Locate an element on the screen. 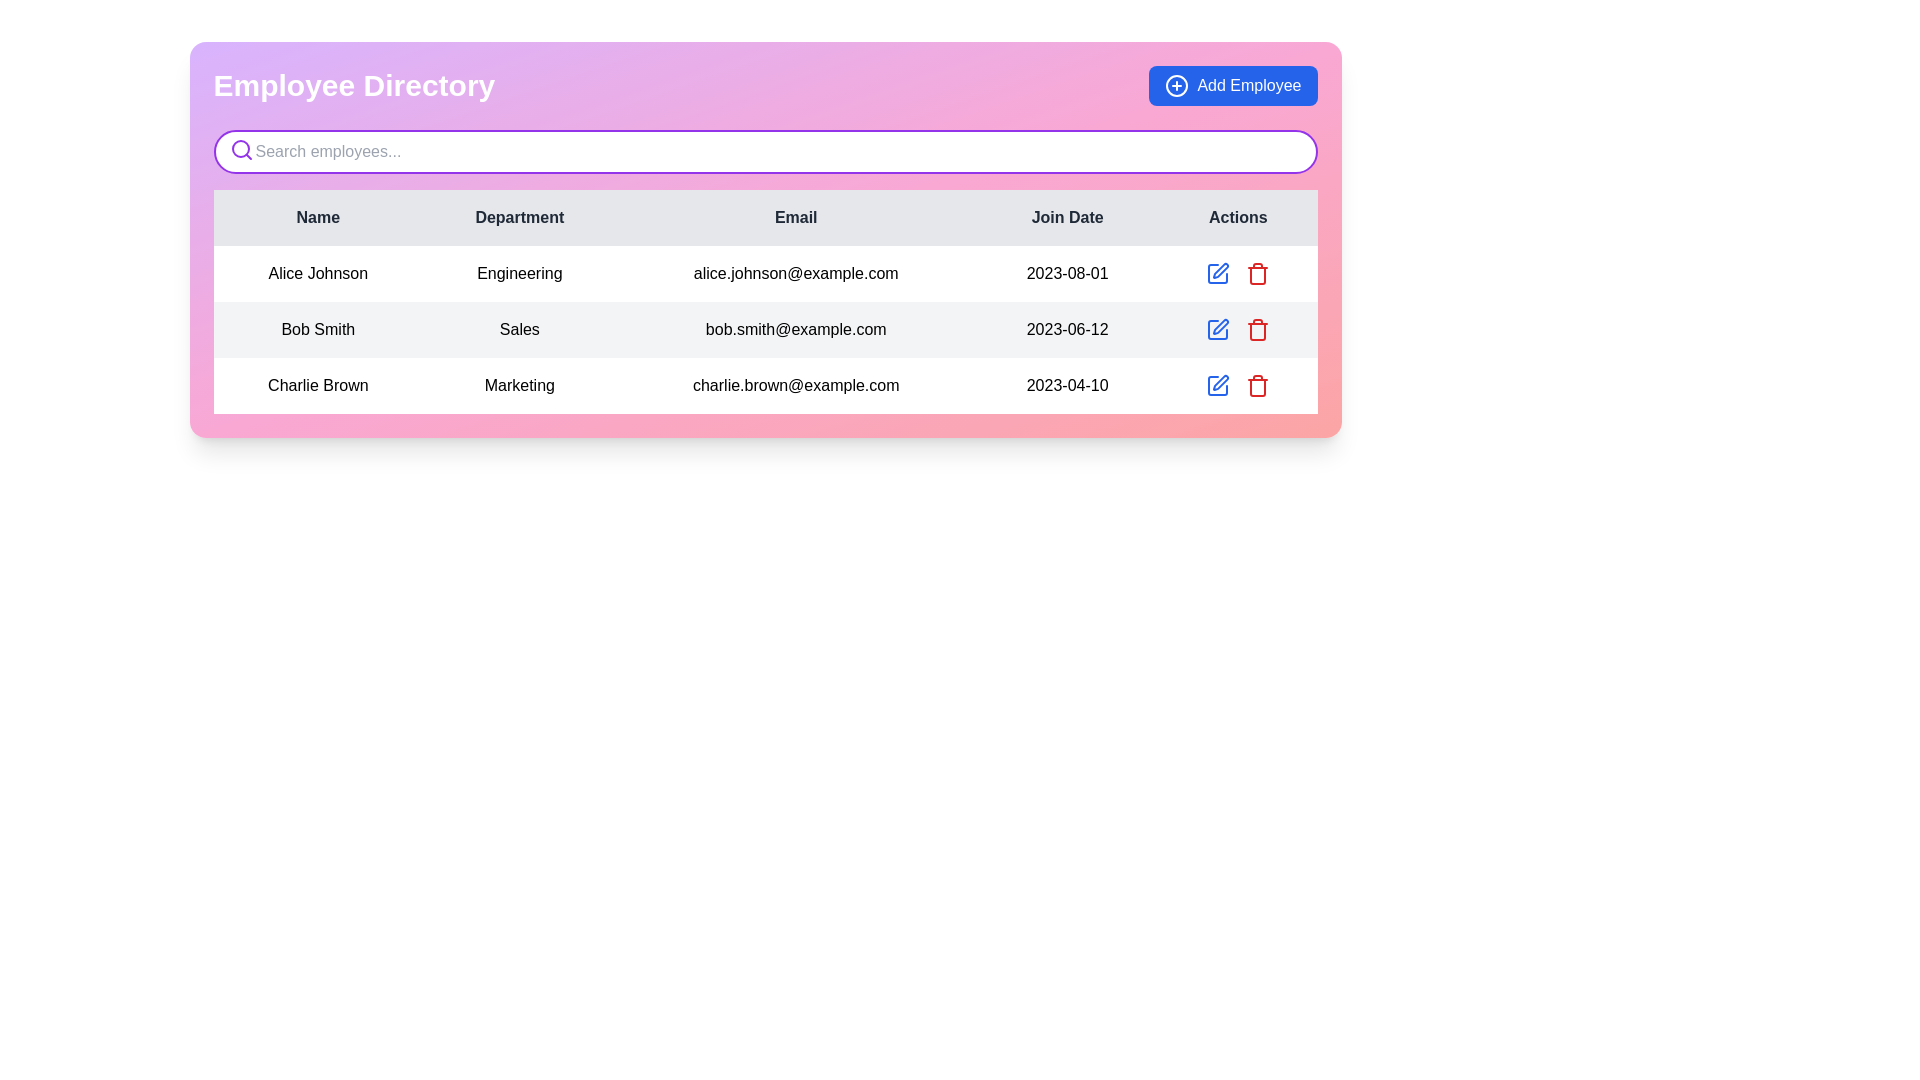 Image resolution: width=1920 pixels, height=1080 pixels. the second column header in the table that represents the department, located between the 'Name' and 'Email' headers is located at coordinates (519, 218).